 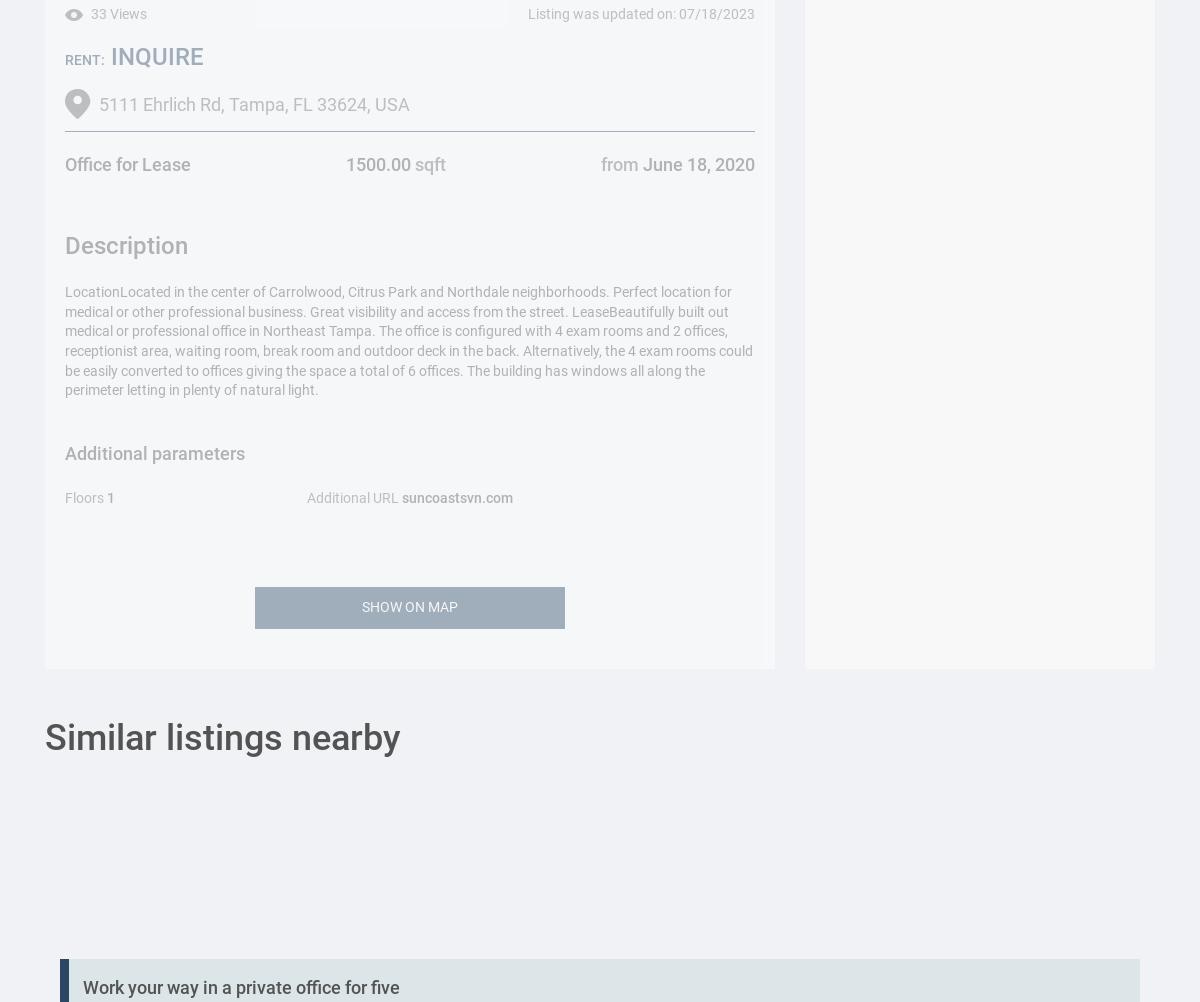 What do you see at coordinates (641, 14) in the screenshot?
I see `'Listing was updated on: 07/18/2023'` at bounding box center [641, 14].